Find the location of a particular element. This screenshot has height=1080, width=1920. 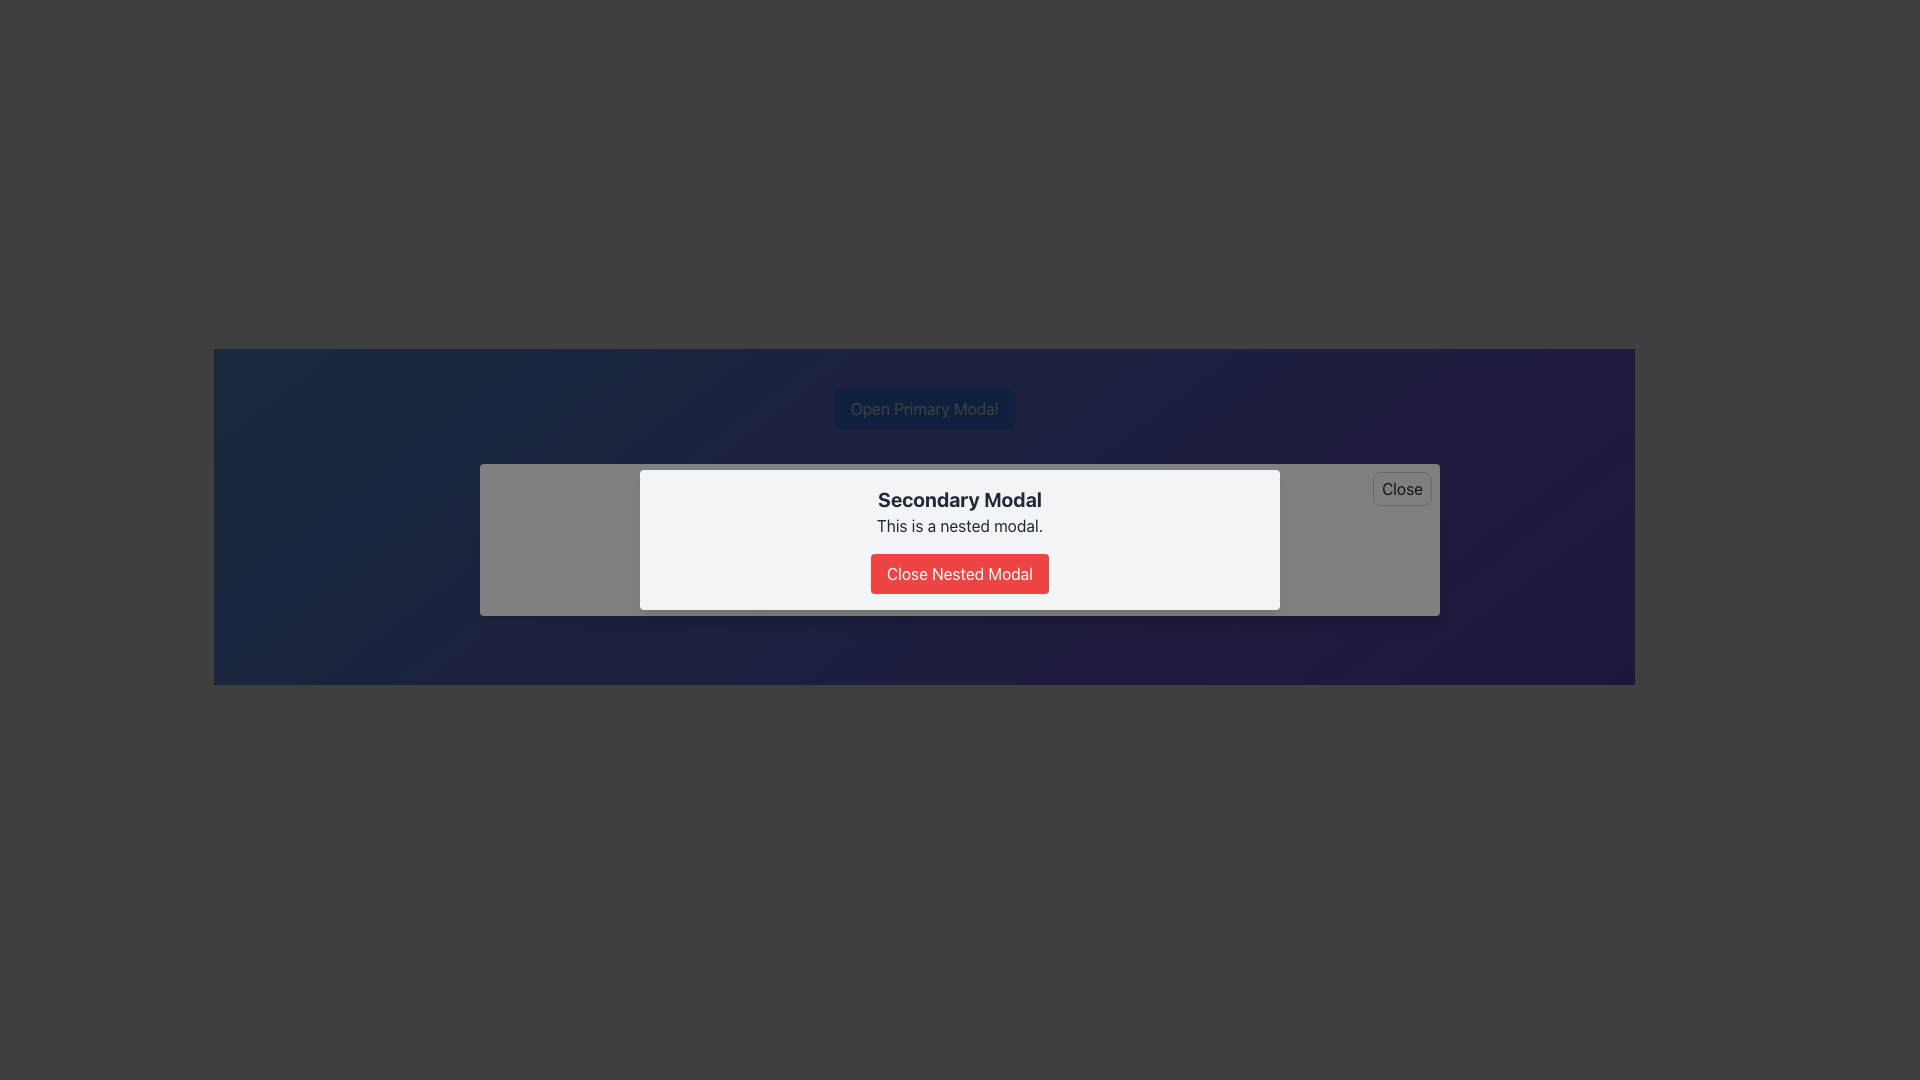

the 'Close Nested Modal' button, which has a bright red background and white text, located at the bottom of the 'Secondary Modal' is located at coordinates (960, 574).